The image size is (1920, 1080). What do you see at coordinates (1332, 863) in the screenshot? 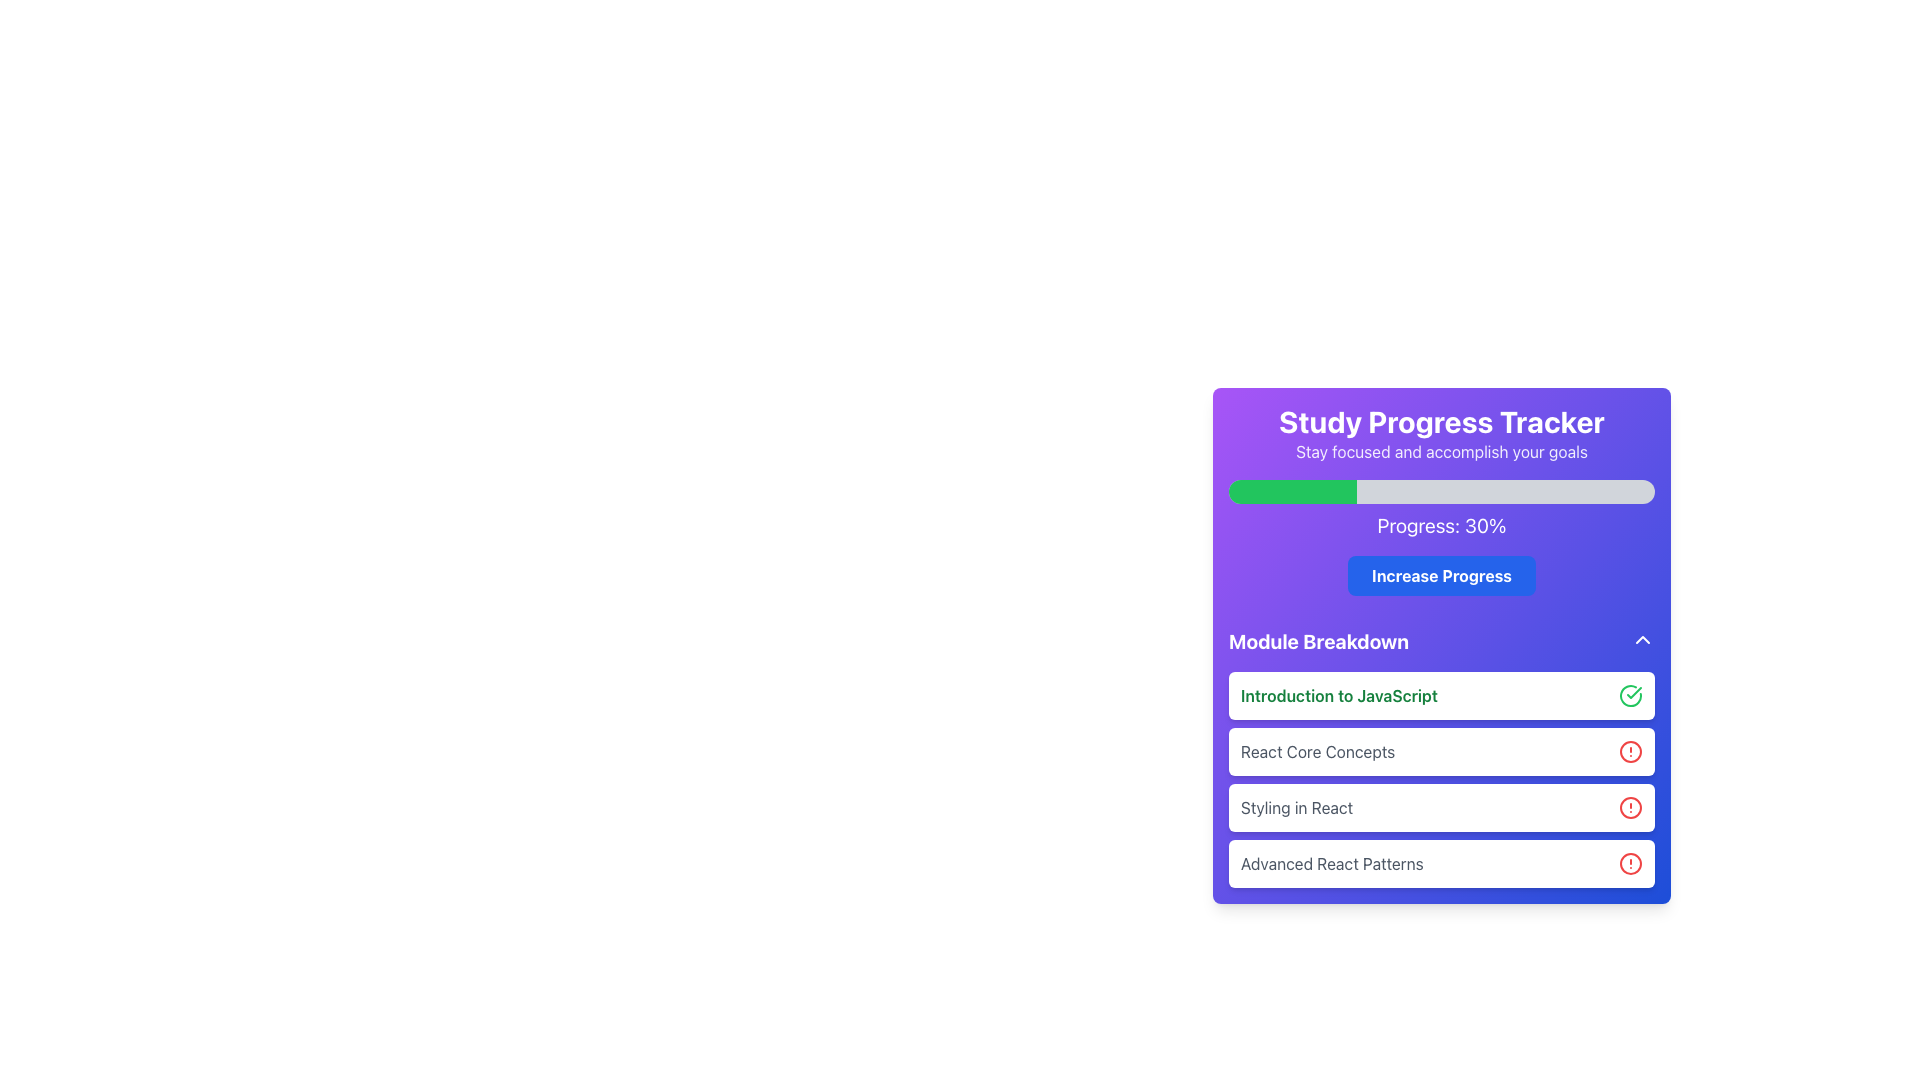
I see `the static text label displaying 'Advanced React Patterns' located in the module list of the 'Study Progress Tracker' card` at bounding box center [1332, 863].